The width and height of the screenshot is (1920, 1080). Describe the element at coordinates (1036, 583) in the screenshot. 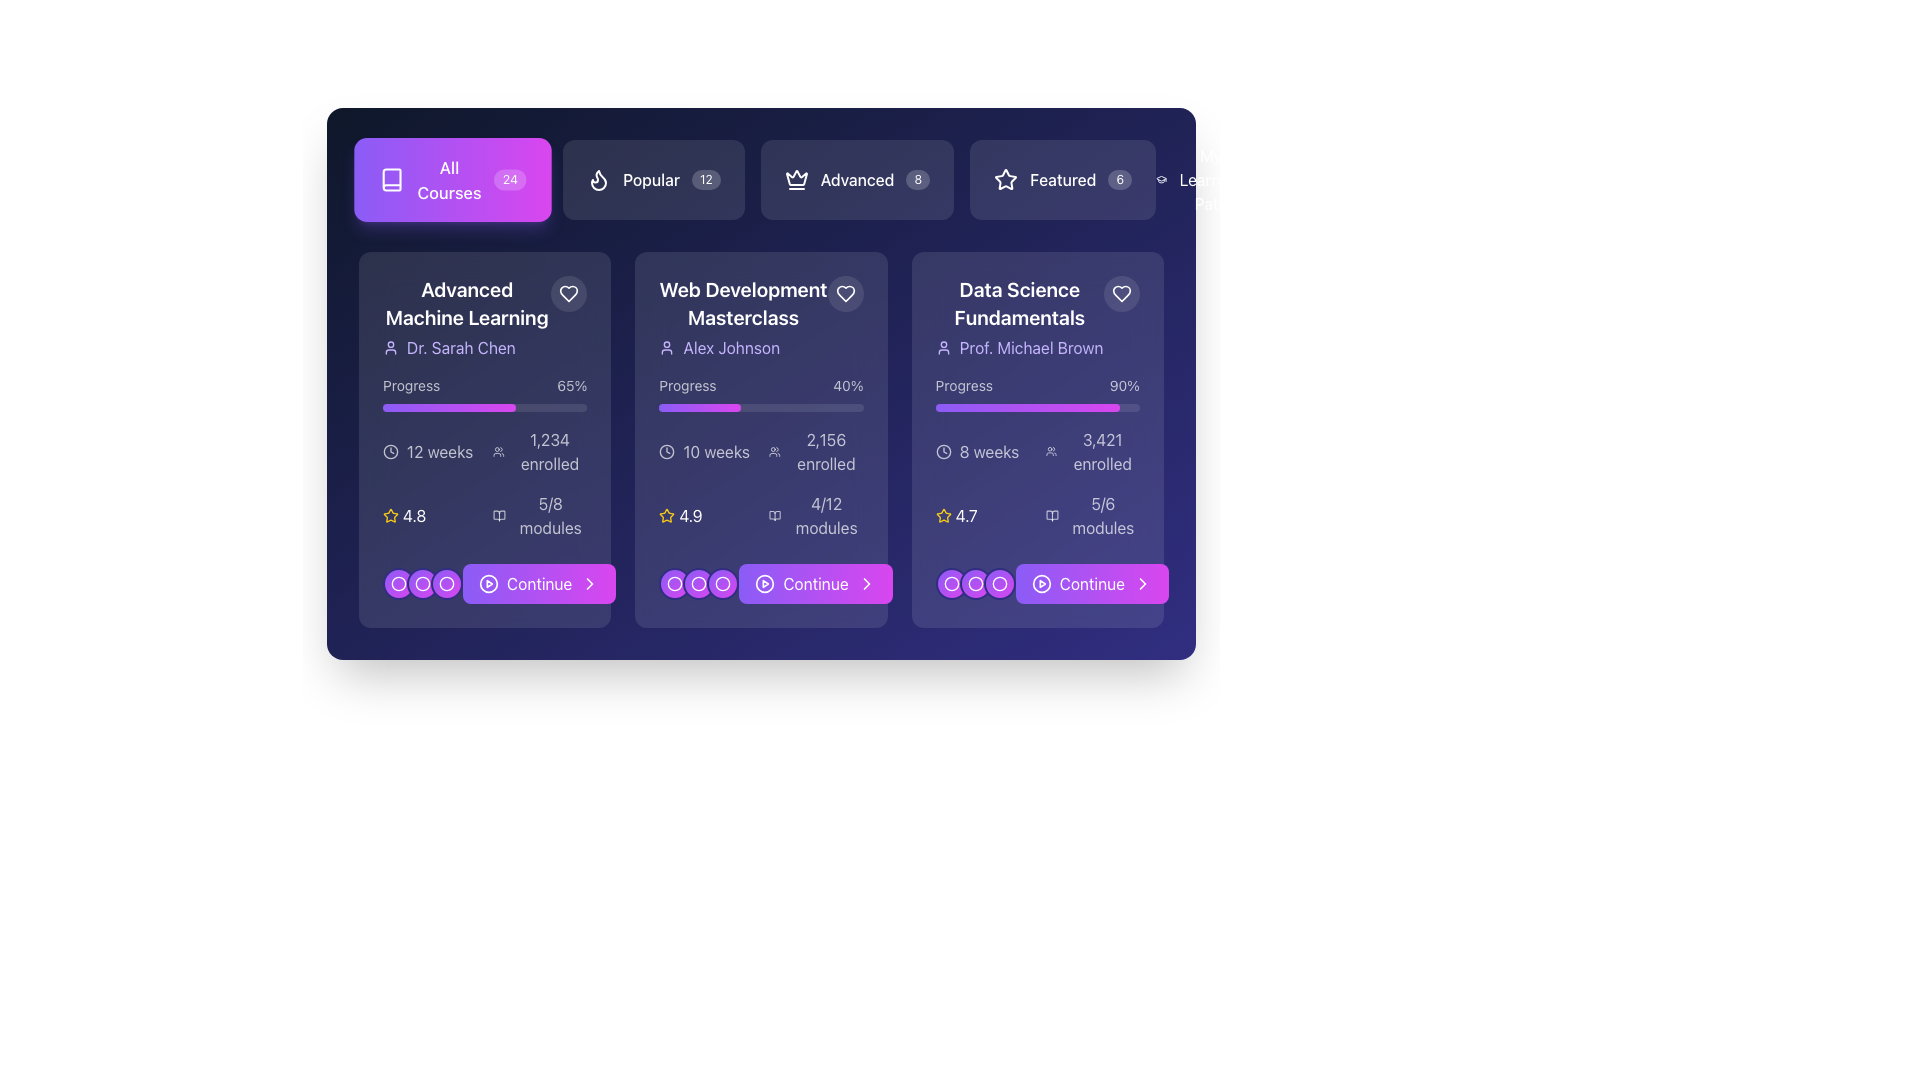

I see `the 'Continue' button located at the bottom-right corner of the 'Data Science Fundamentals' card by Prof. Michael Brown` at that location.